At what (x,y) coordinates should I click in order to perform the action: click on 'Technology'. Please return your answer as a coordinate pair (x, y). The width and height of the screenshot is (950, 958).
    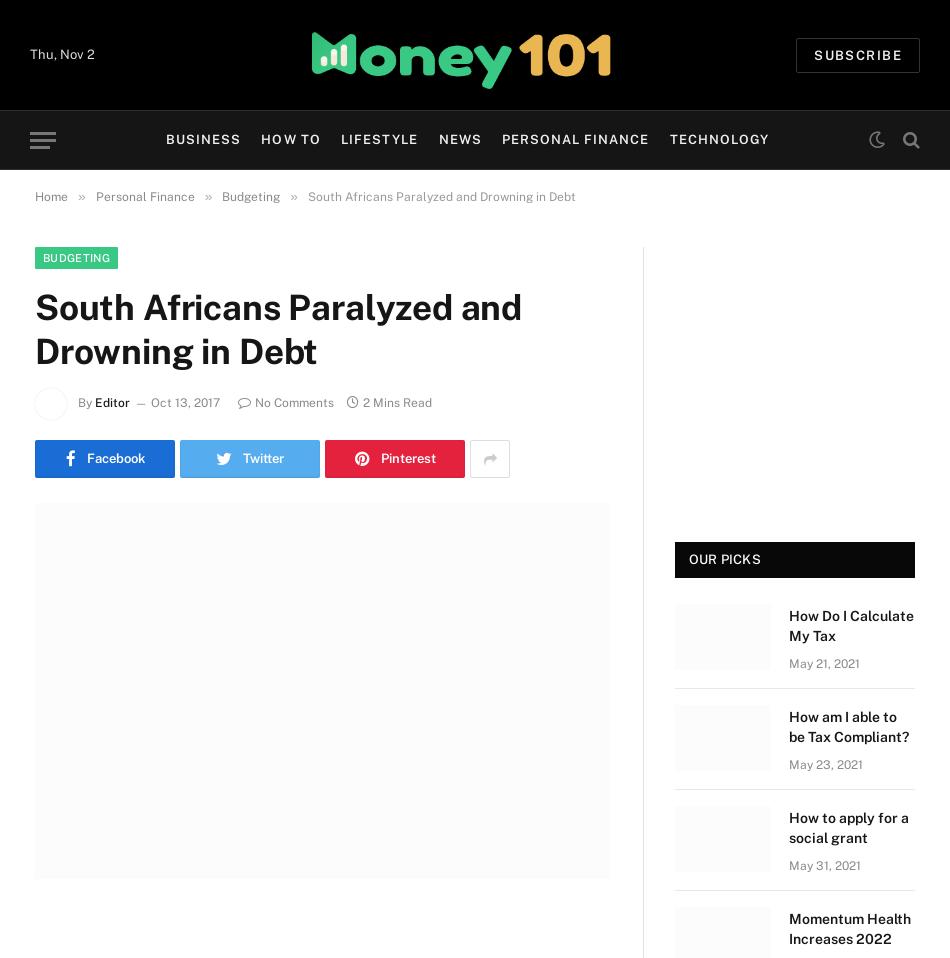
    Looking at the image, I should click on (717, 138).